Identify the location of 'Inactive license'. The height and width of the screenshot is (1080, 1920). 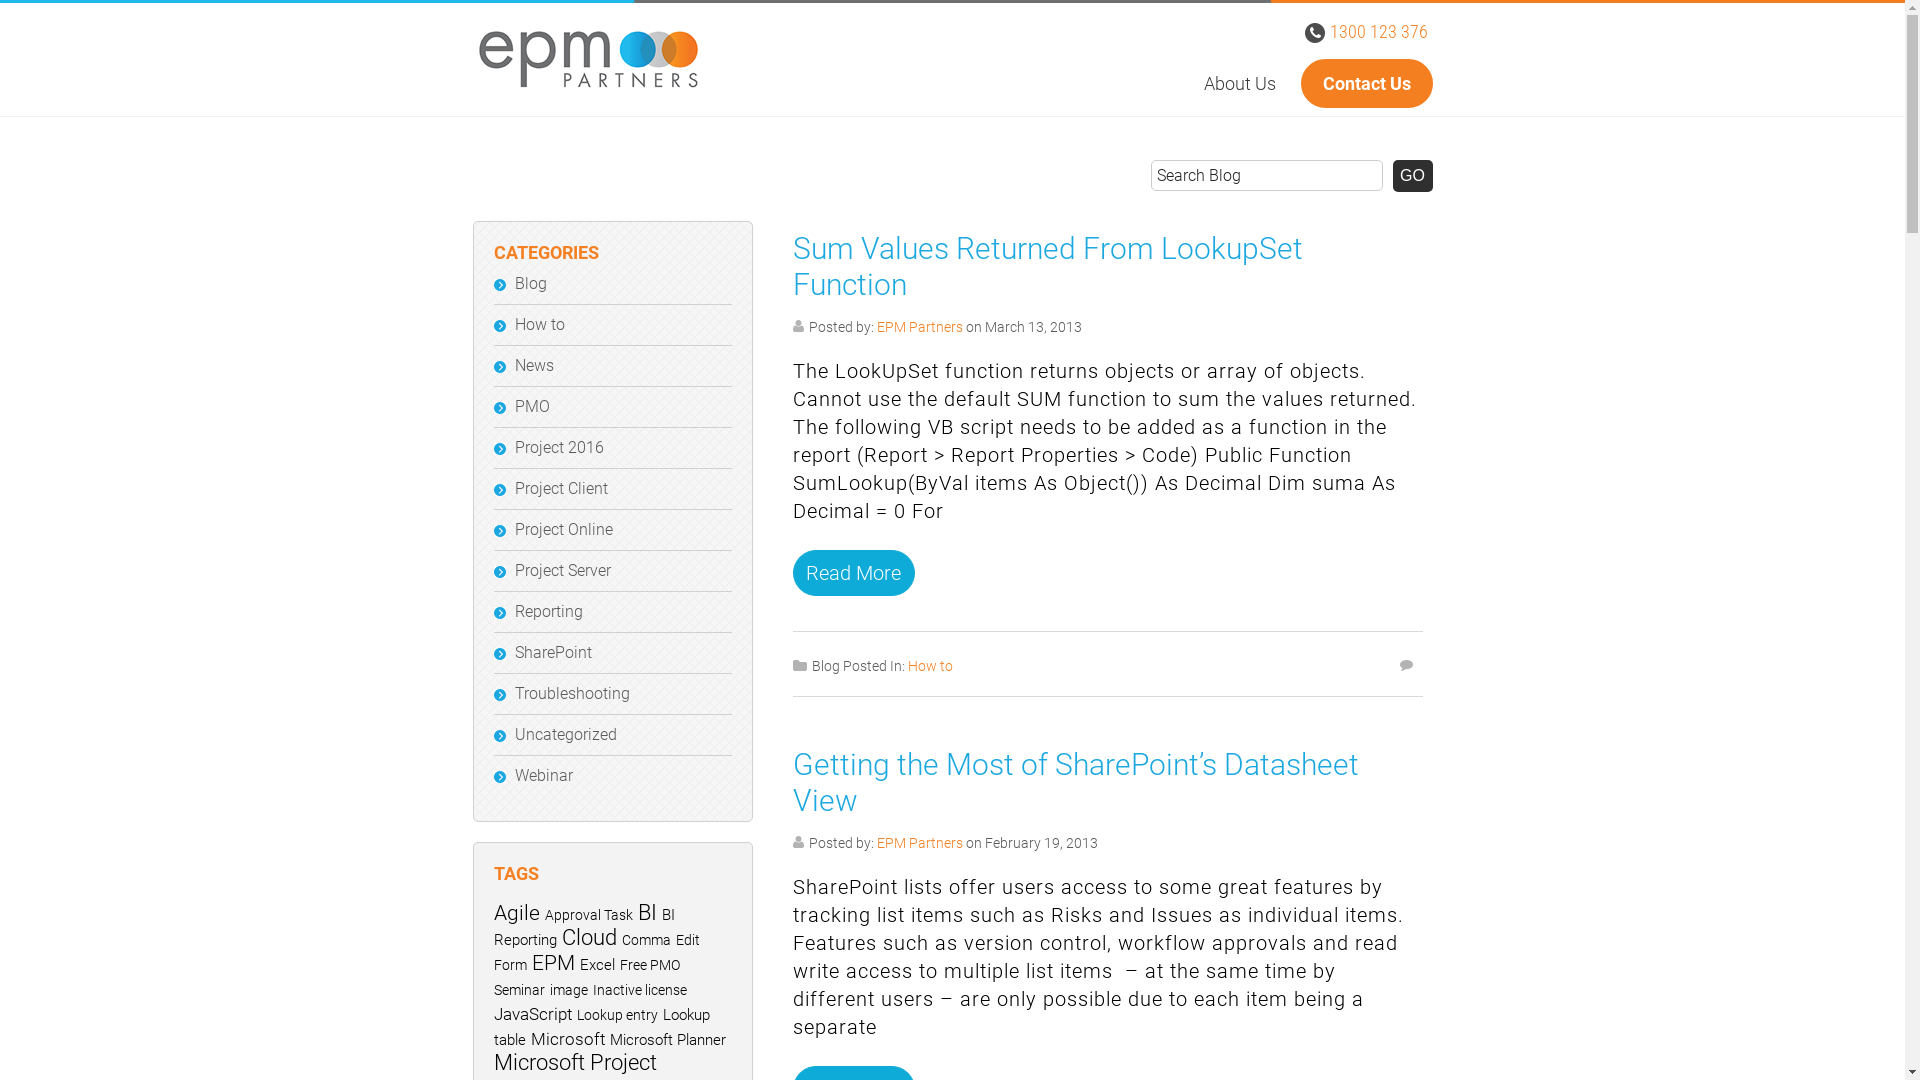
(637, 990).